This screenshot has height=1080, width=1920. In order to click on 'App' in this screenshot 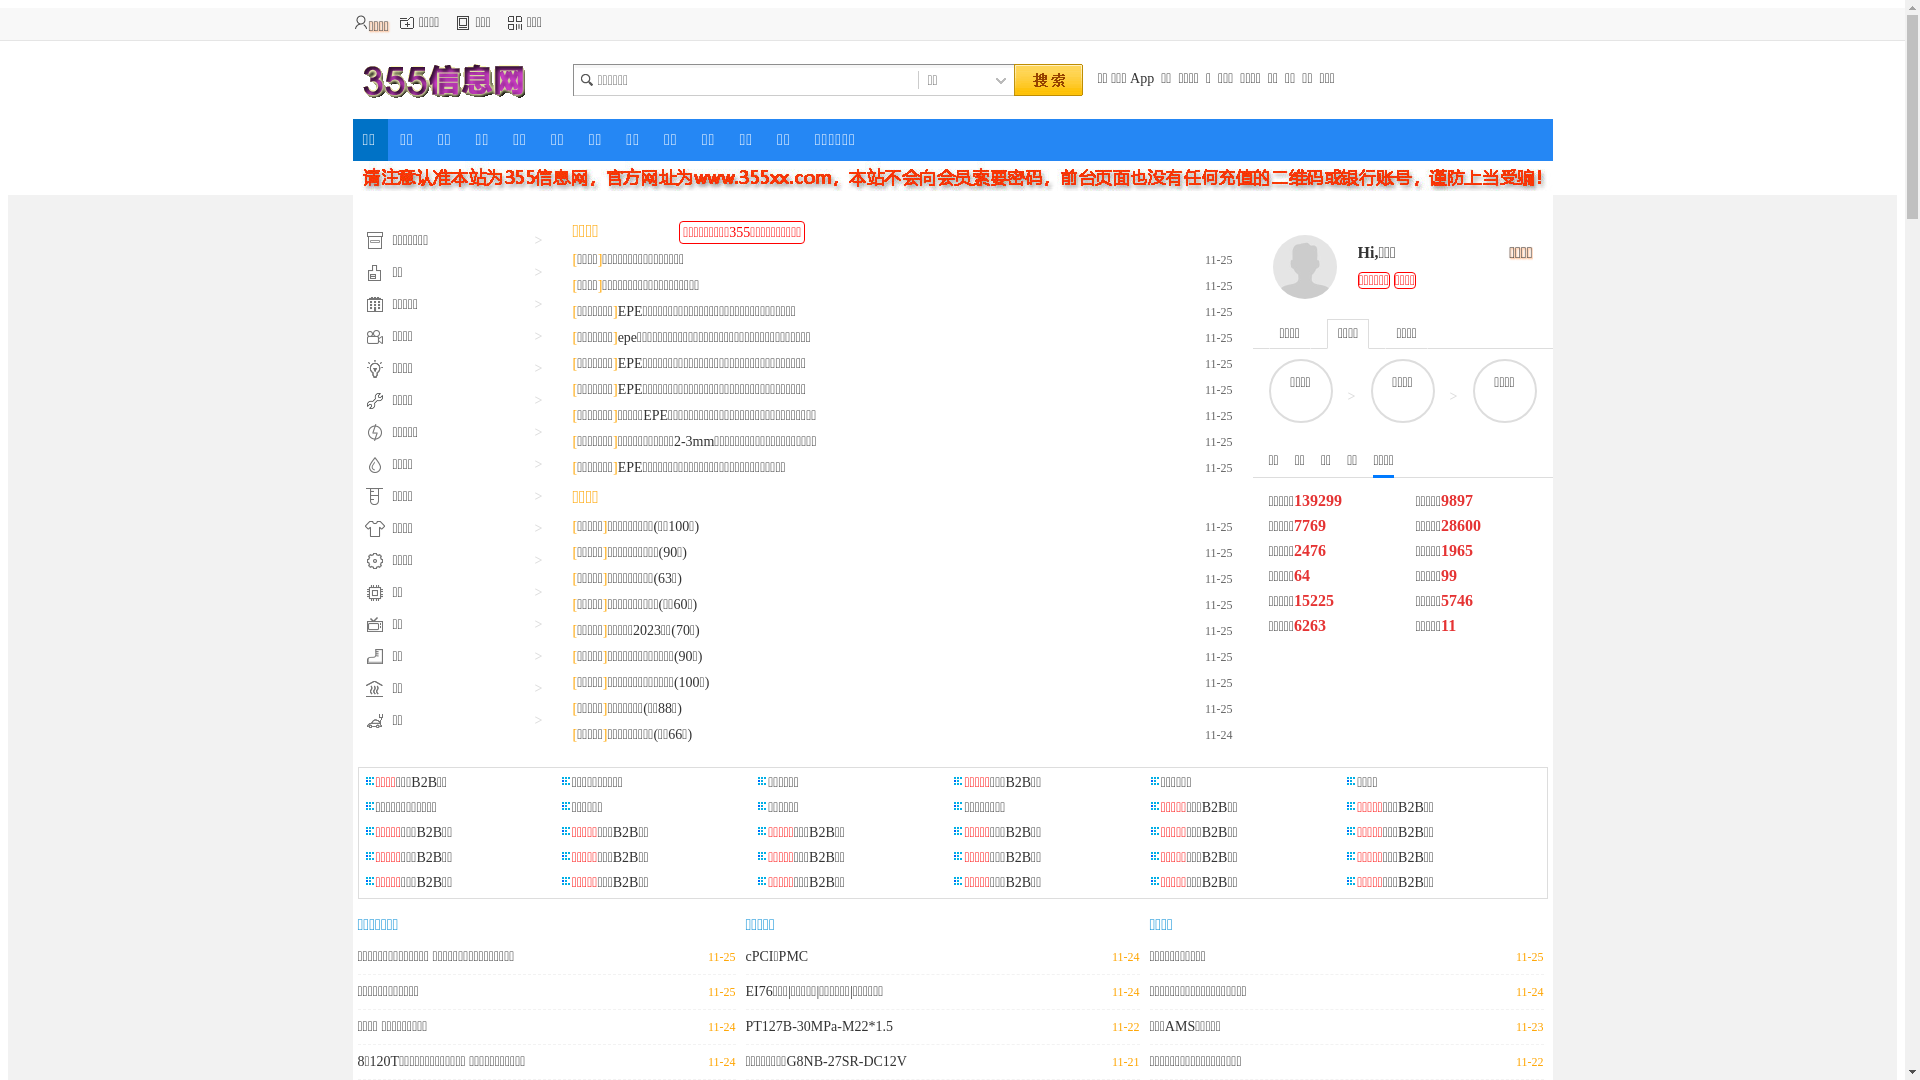, I will do `click(1129, 77)`.